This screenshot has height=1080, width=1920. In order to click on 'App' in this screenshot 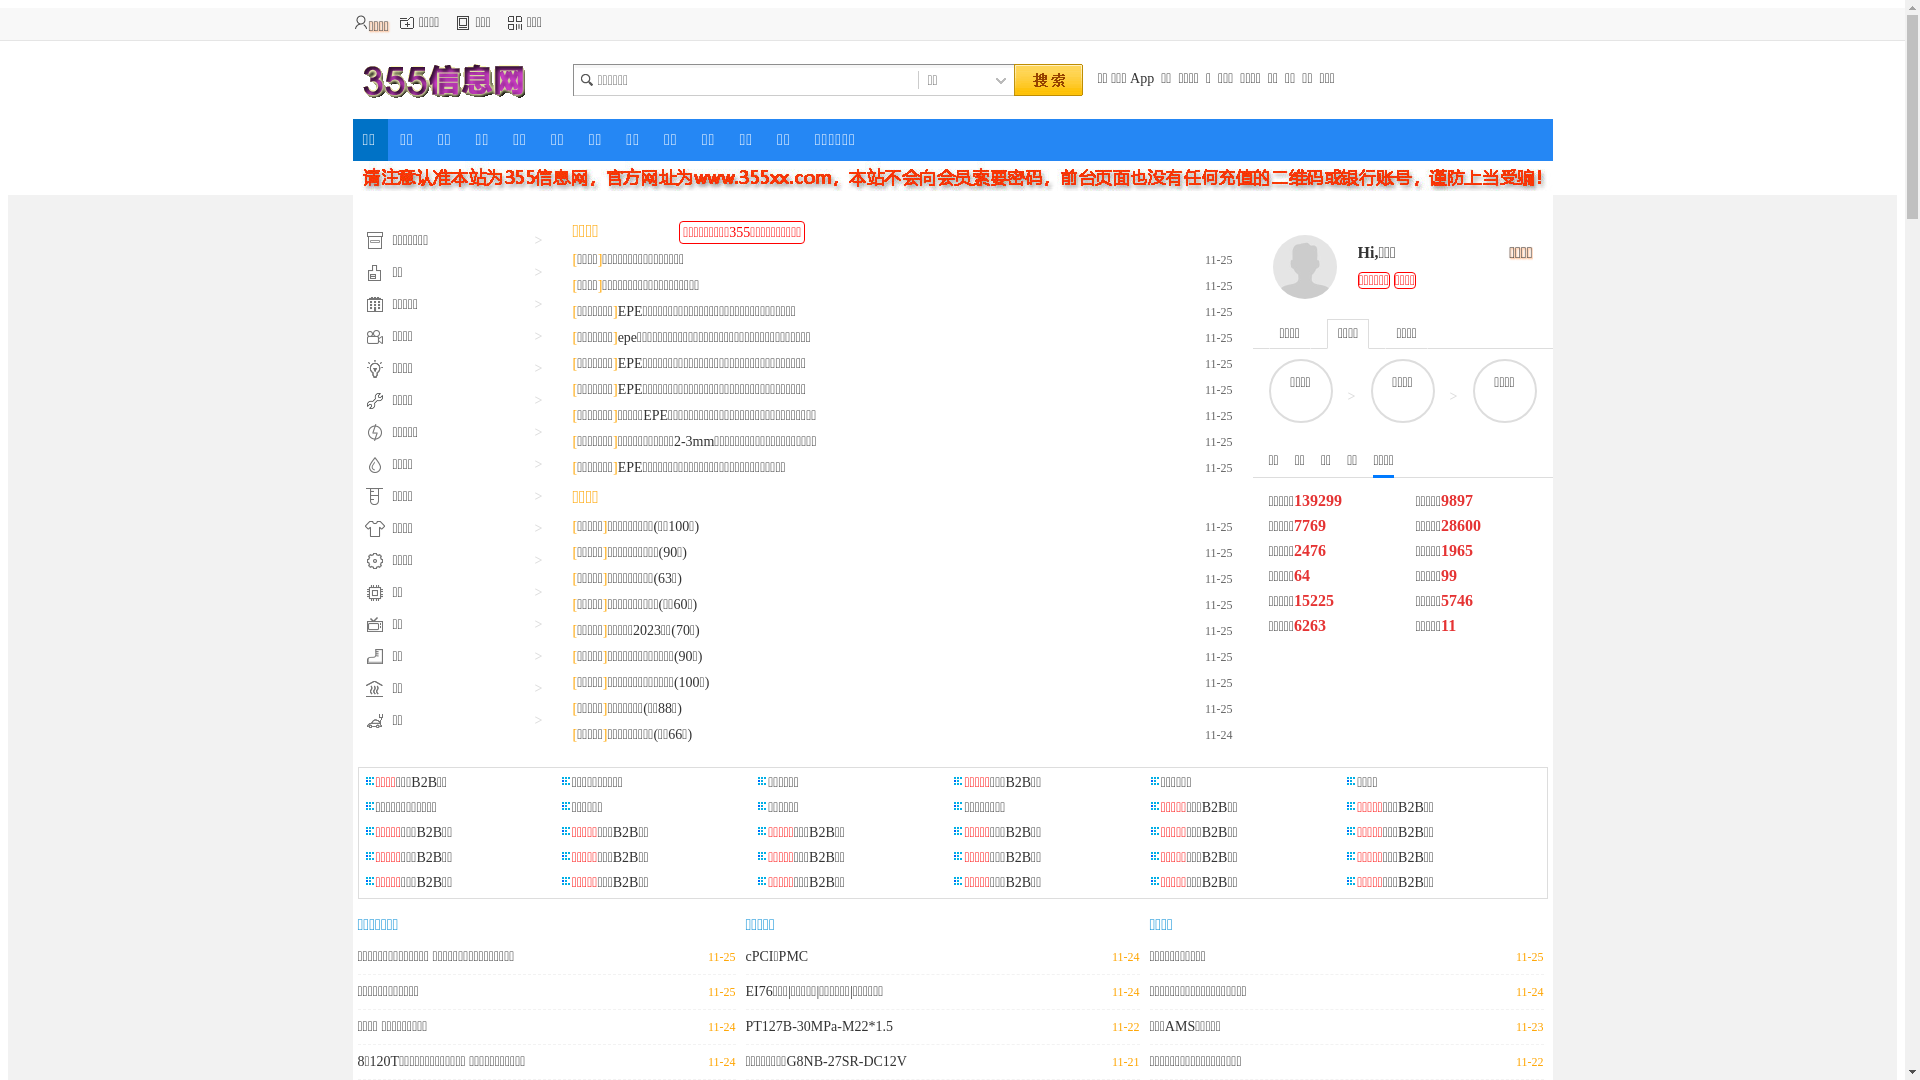, I will do `click(1129, 77)`.